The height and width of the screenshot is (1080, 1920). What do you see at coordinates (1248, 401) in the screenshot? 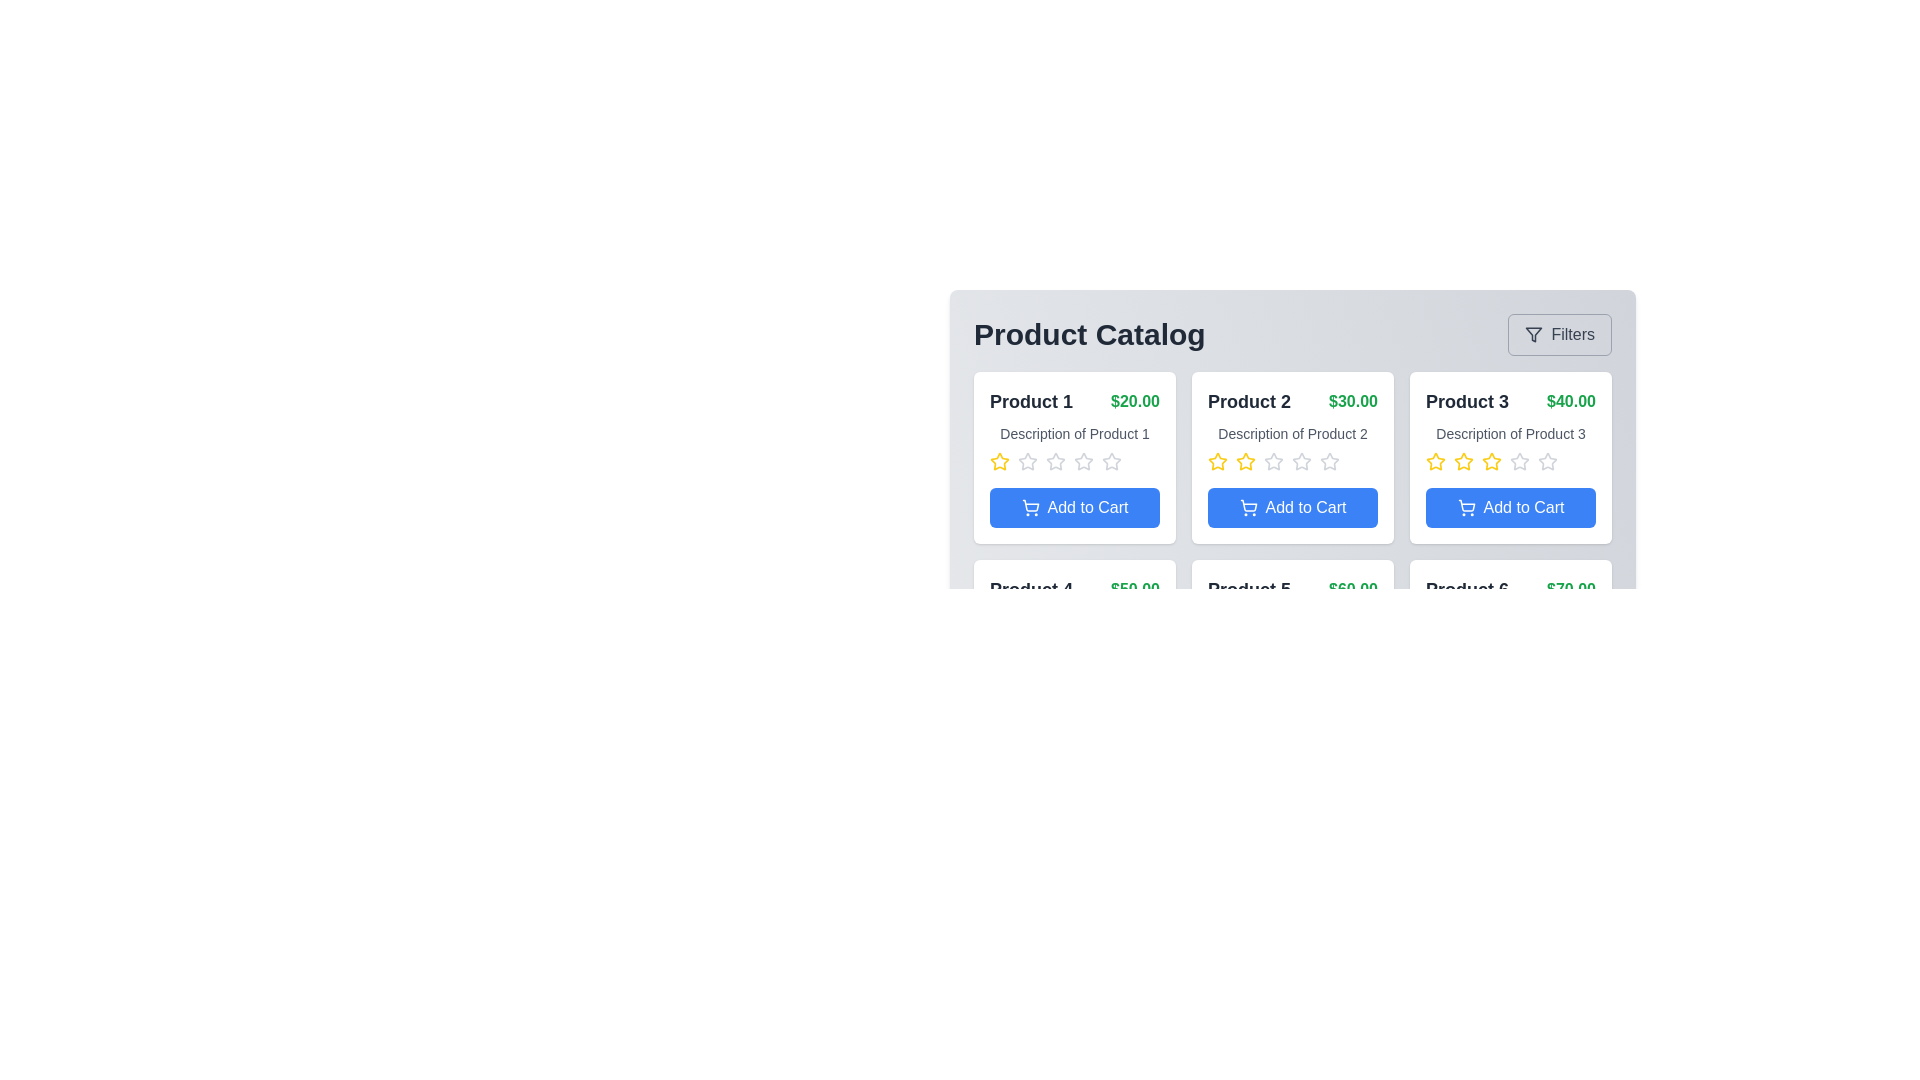
I see `the product name labeled Product 2 to view its details` at bounding box center [1248, 401].